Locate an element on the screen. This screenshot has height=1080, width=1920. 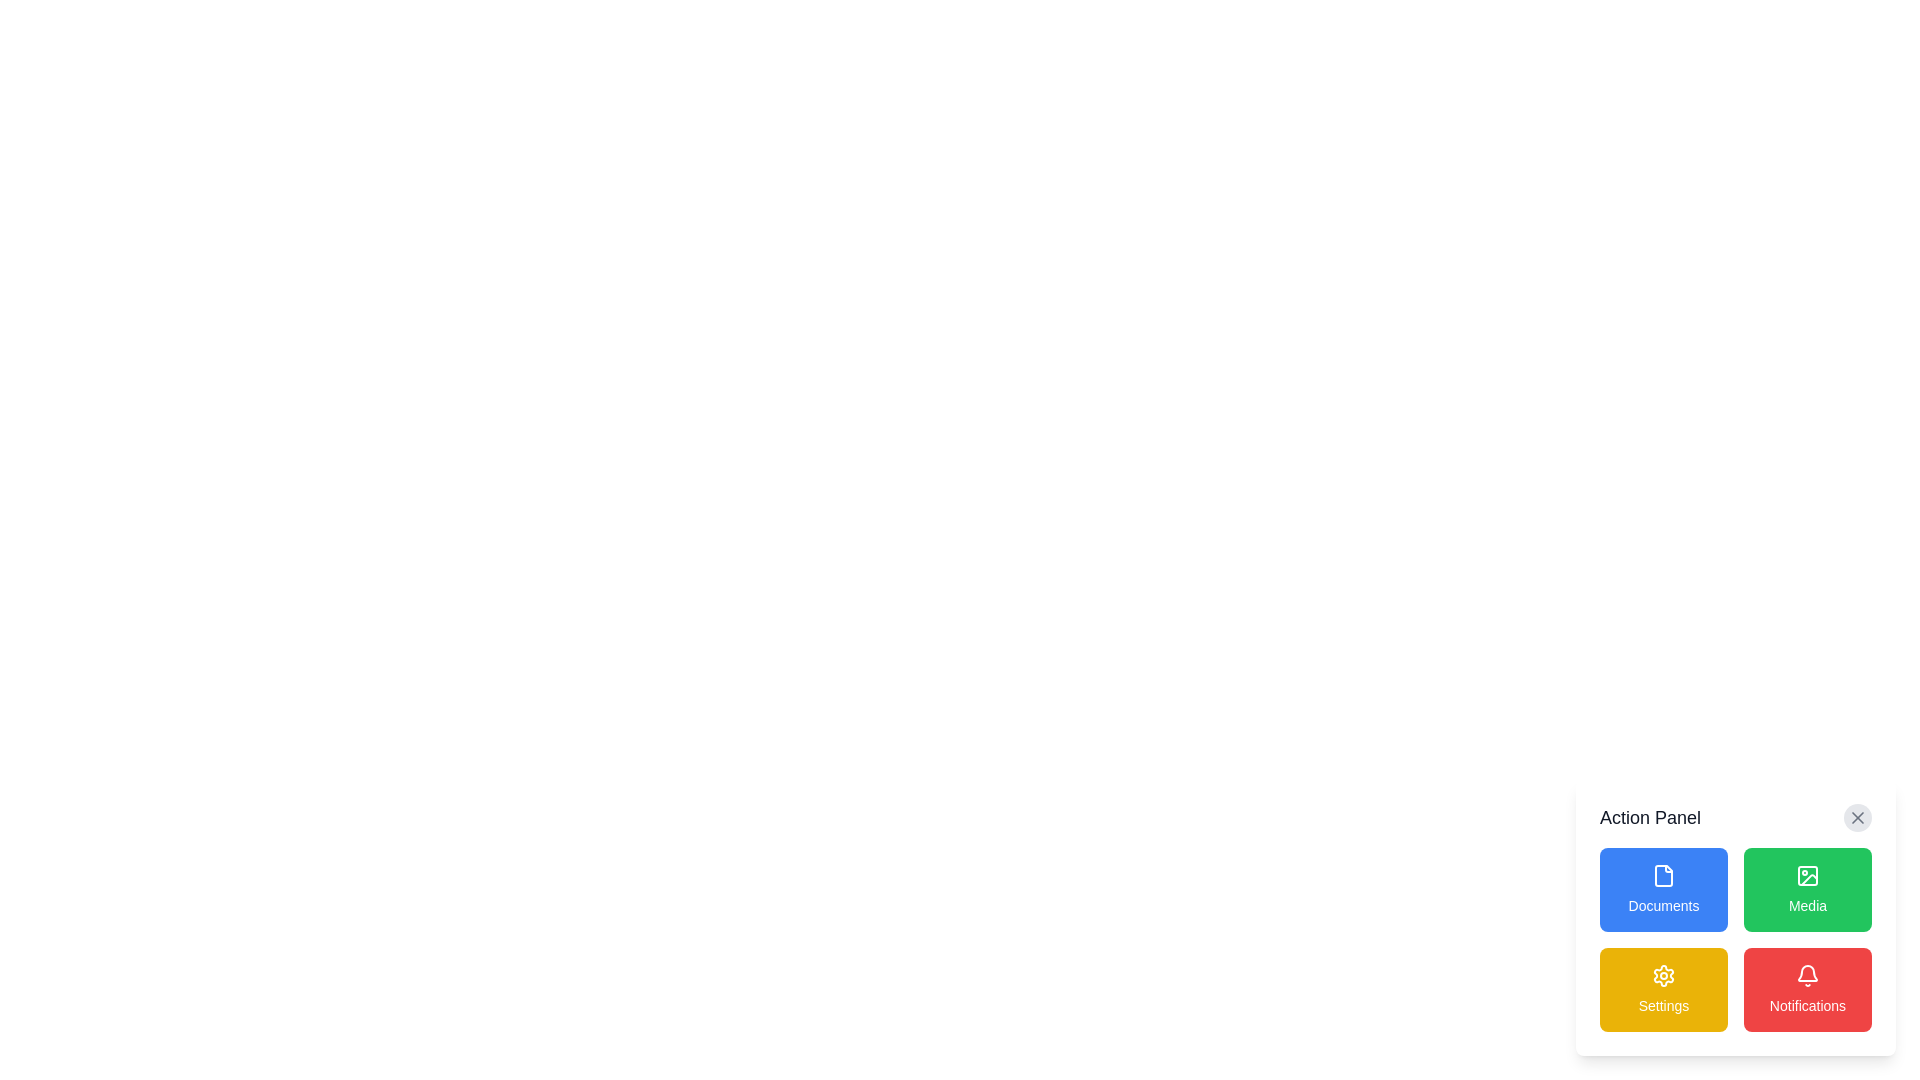
the button located at the bottom-right corner of the 'Action Panel' is located at coordinates (1808, 990).